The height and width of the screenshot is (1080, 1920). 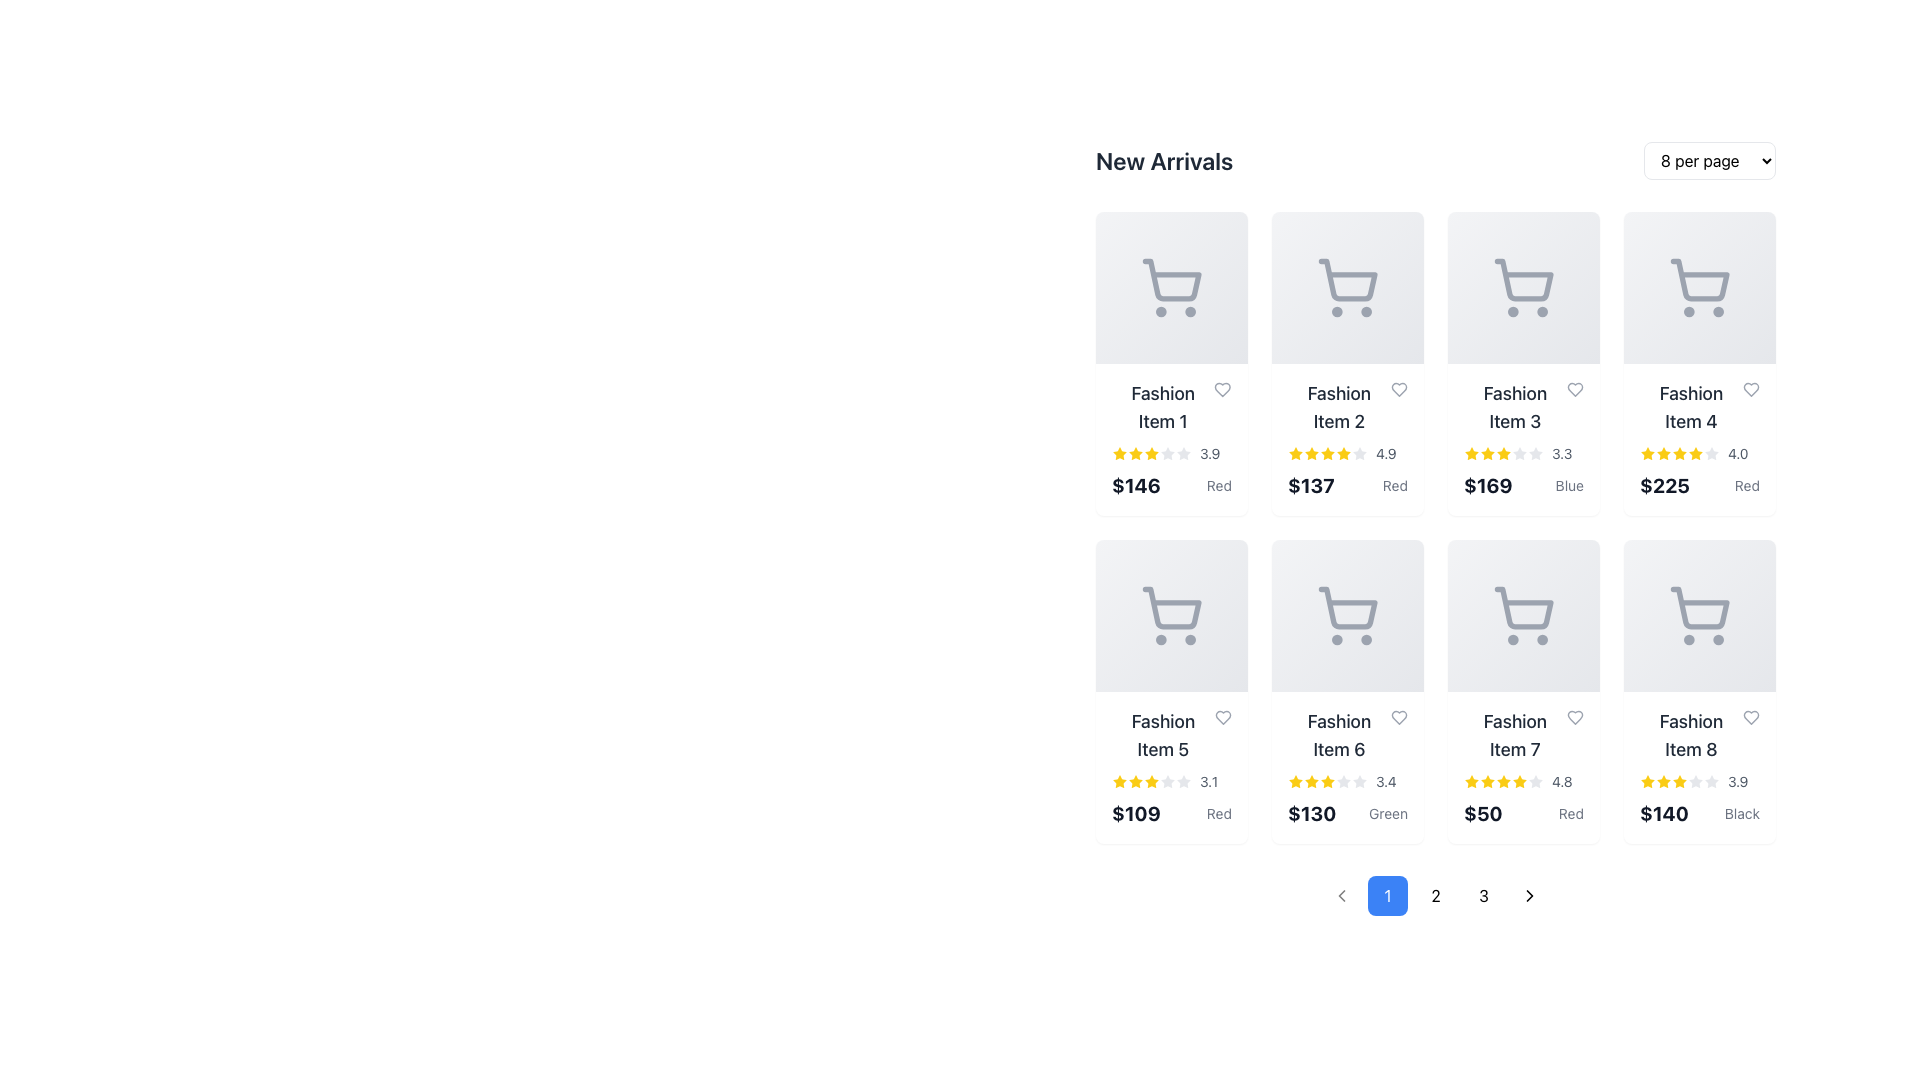 What do you see at coordinates (1488, 454) in the screenshot?
I see `the visual representation of the 3.3-star rating icon for 'Fashion Item 3', which is the third star in a sequence of five stars in the product grid` at bounding box center [1488, 454].